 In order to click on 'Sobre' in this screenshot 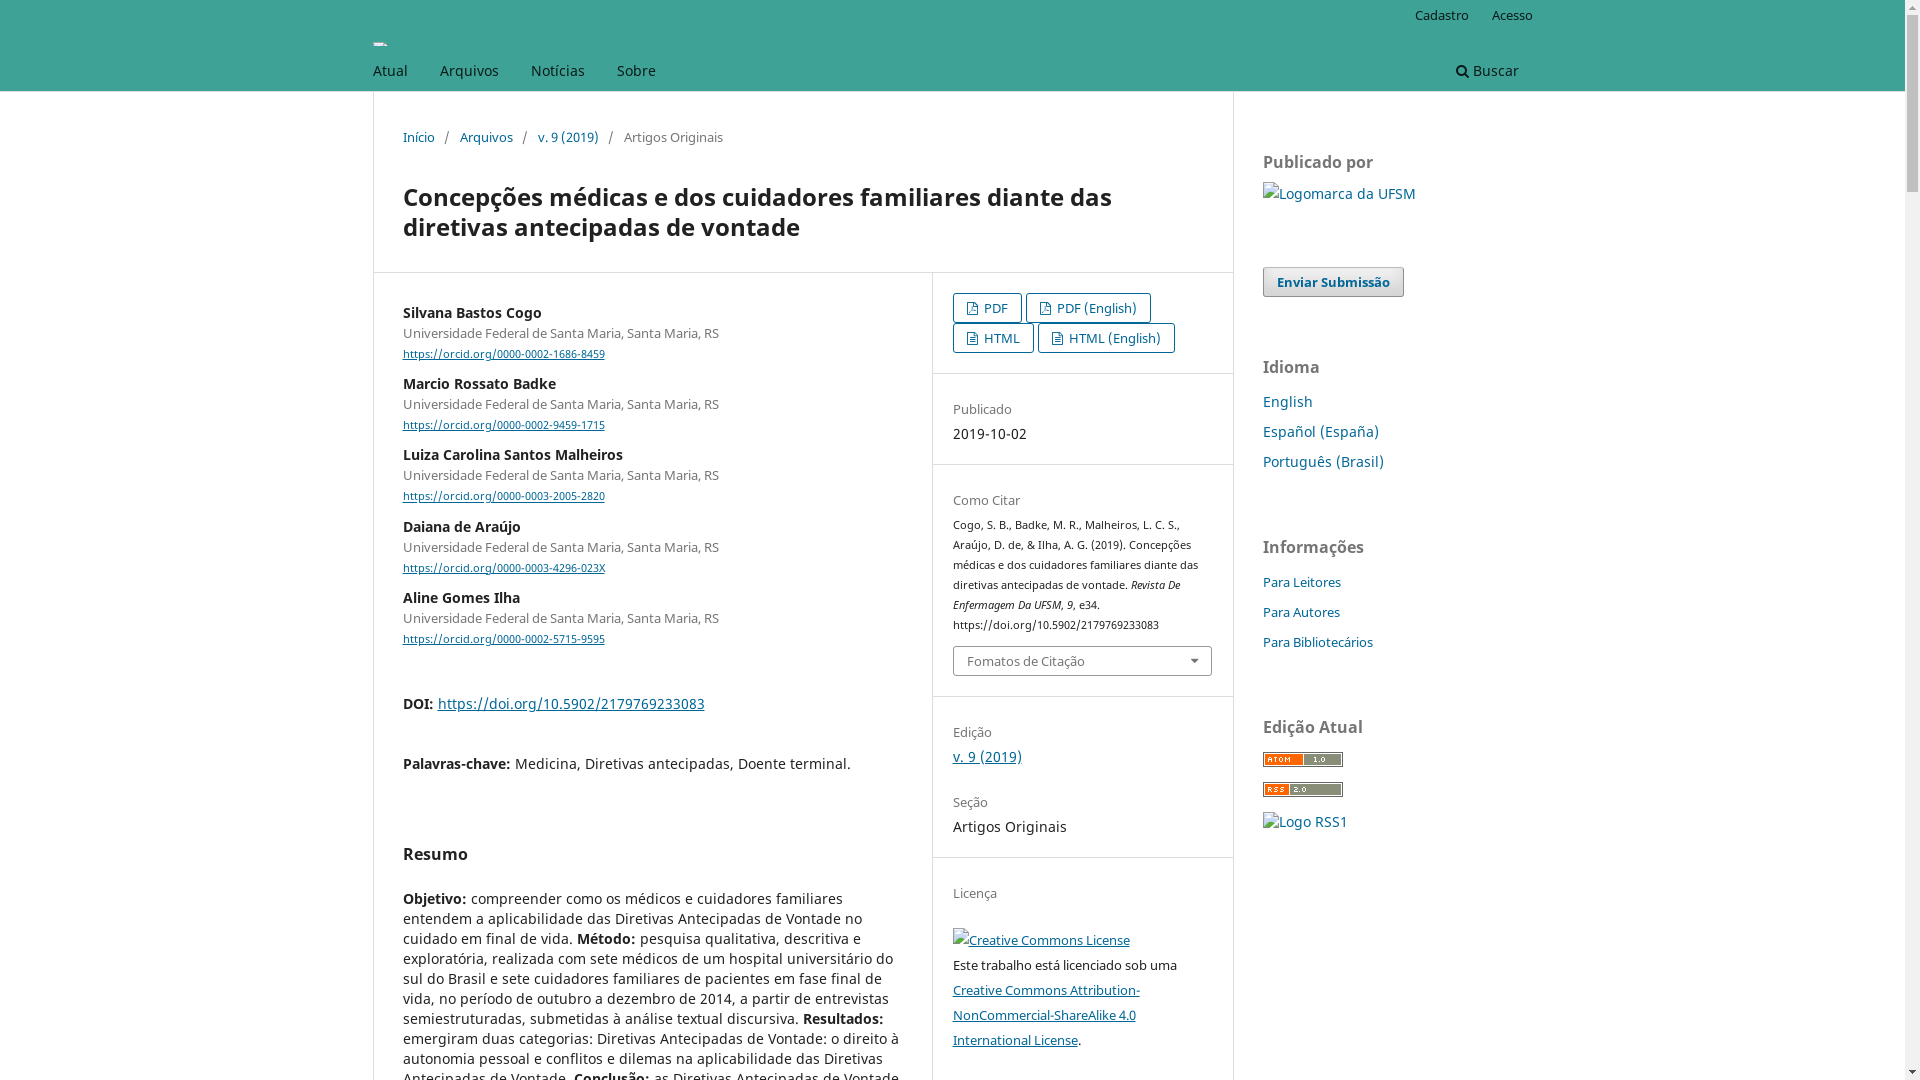, I will do `click(608, 72)`.